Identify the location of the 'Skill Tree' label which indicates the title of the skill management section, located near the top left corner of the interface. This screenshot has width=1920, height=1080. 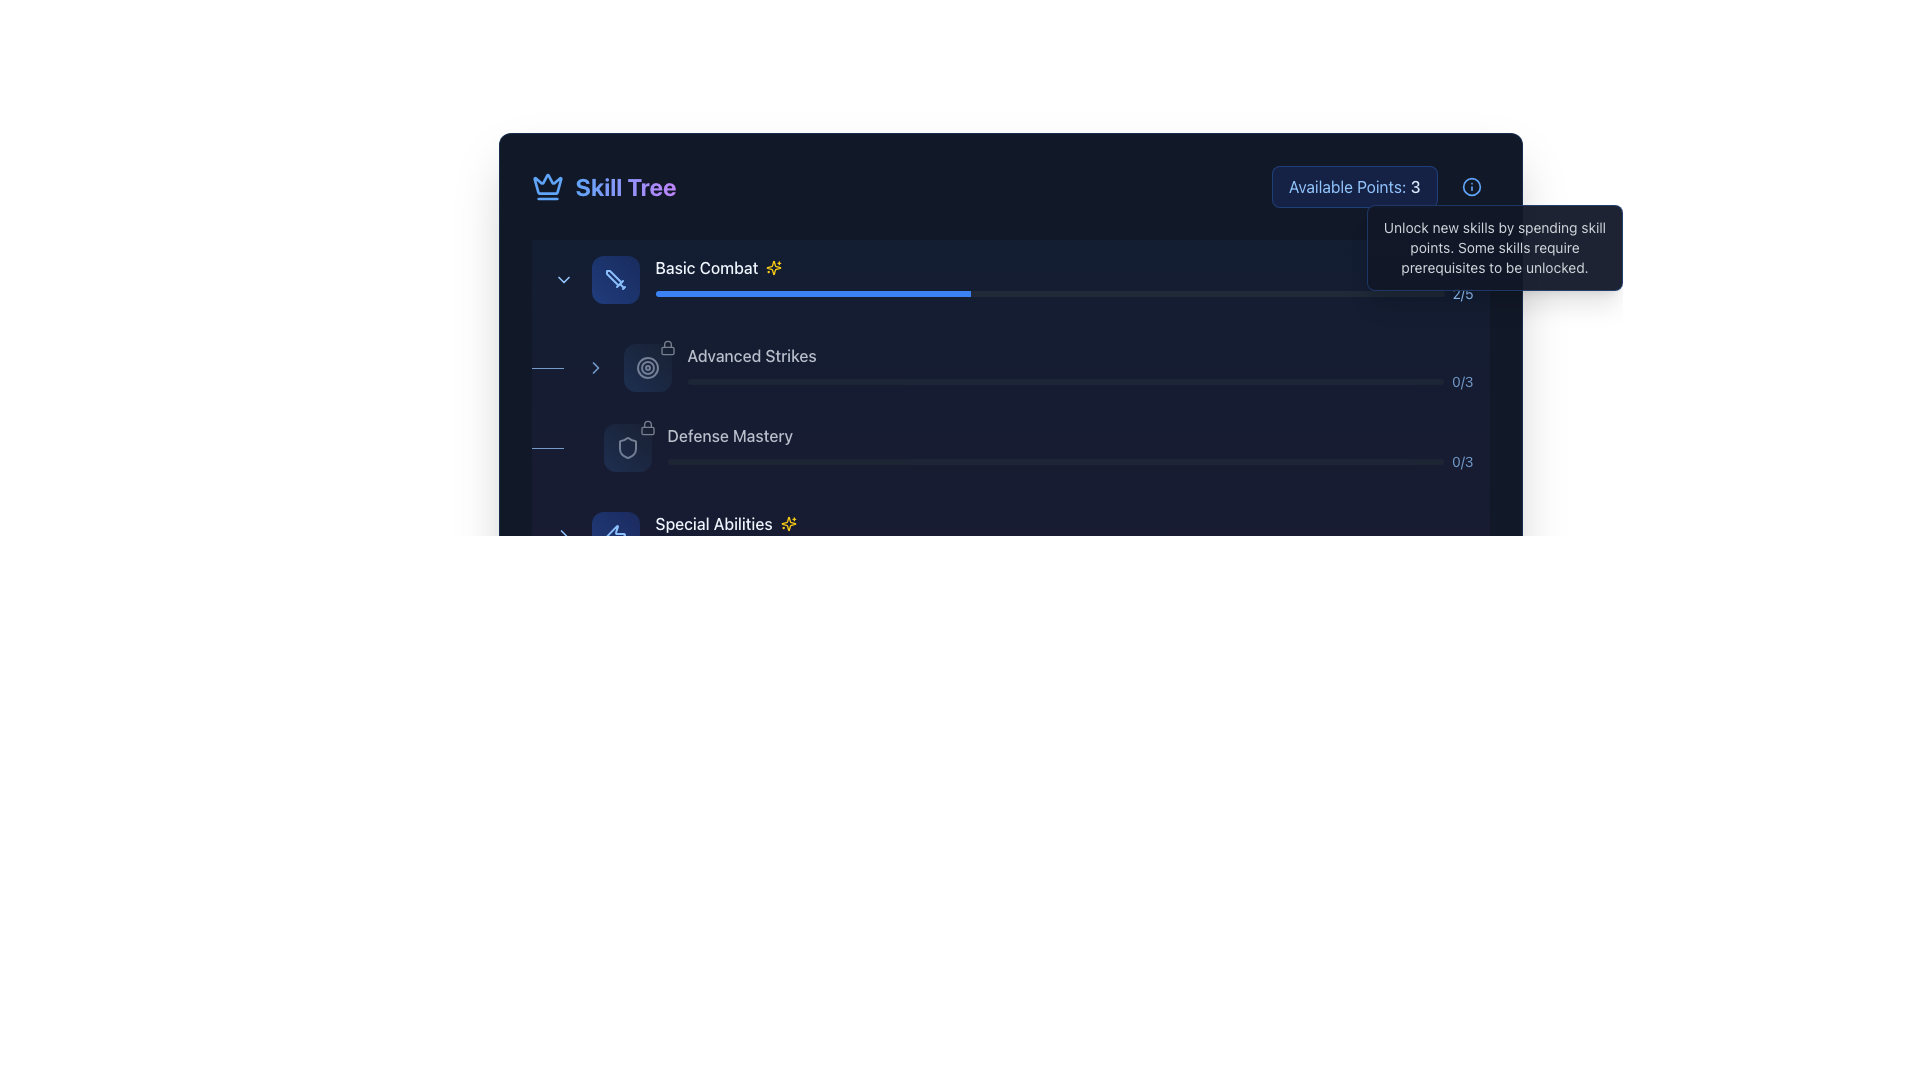
(625, 186).